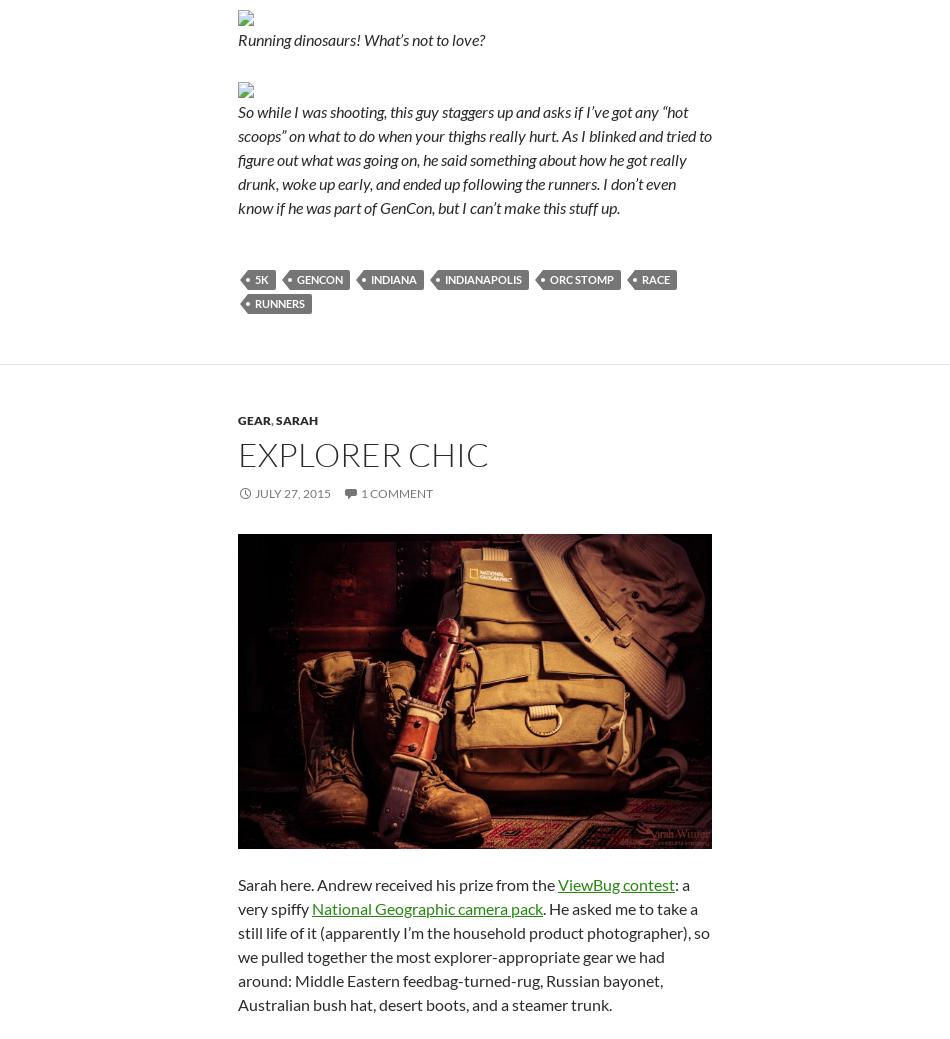  Describe the element at coordinates (616, 884) in the screenshot. I see `'ViewBug contest'` at that location.